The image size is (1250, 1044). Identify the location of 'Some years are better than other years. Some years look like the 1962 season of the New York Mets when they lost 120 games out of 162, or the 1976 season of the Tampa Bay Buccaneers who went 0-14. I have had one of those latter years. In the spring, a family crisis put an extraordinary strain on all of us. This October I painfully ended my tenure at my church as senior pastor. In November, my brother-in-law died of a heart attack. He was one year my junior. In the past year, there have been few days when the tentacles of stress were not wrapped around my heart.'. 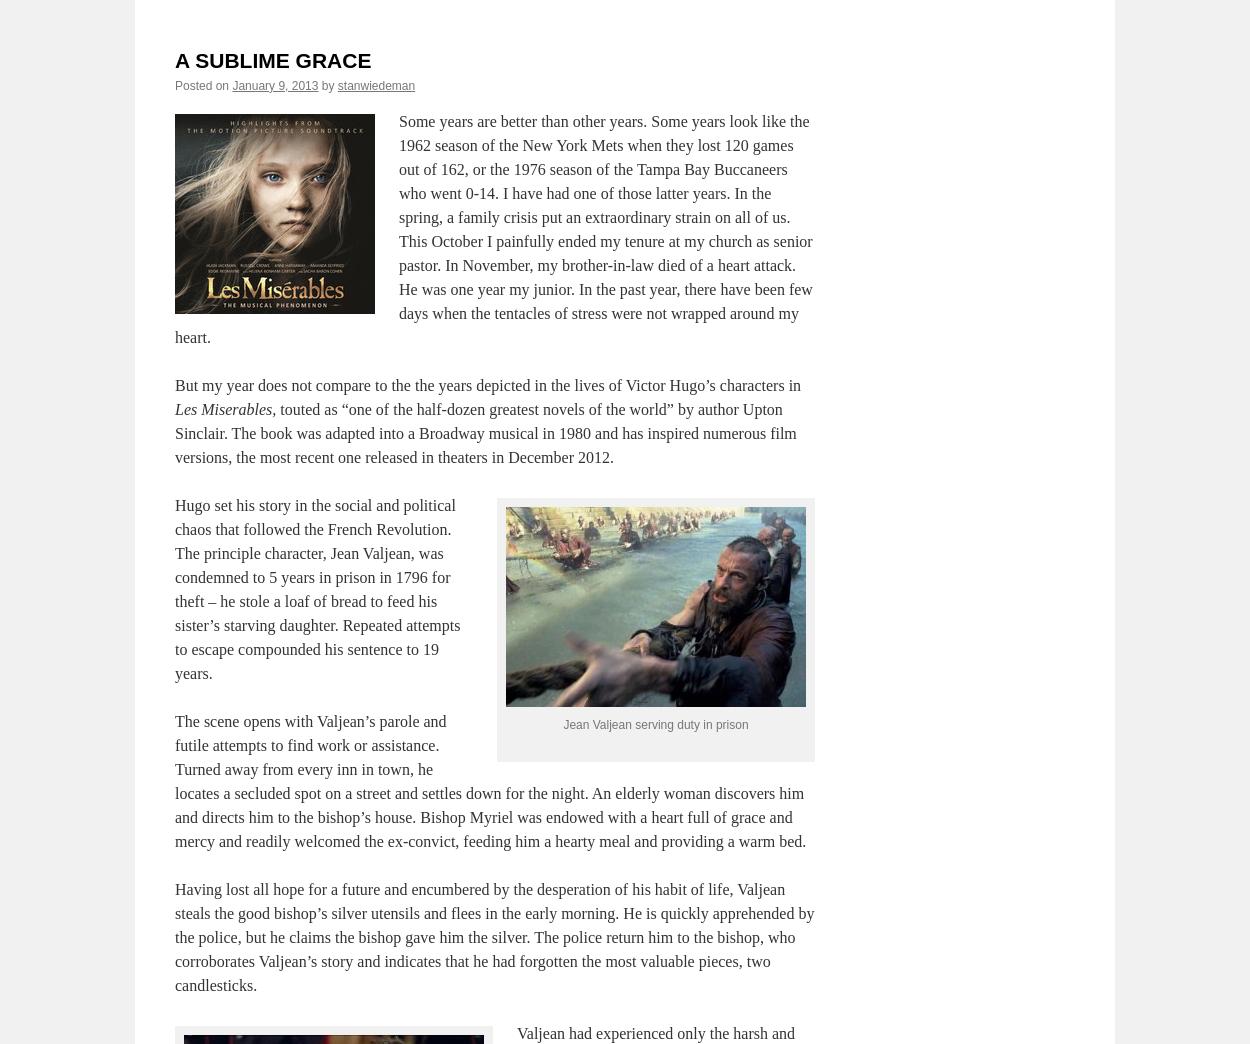
(492, 228).